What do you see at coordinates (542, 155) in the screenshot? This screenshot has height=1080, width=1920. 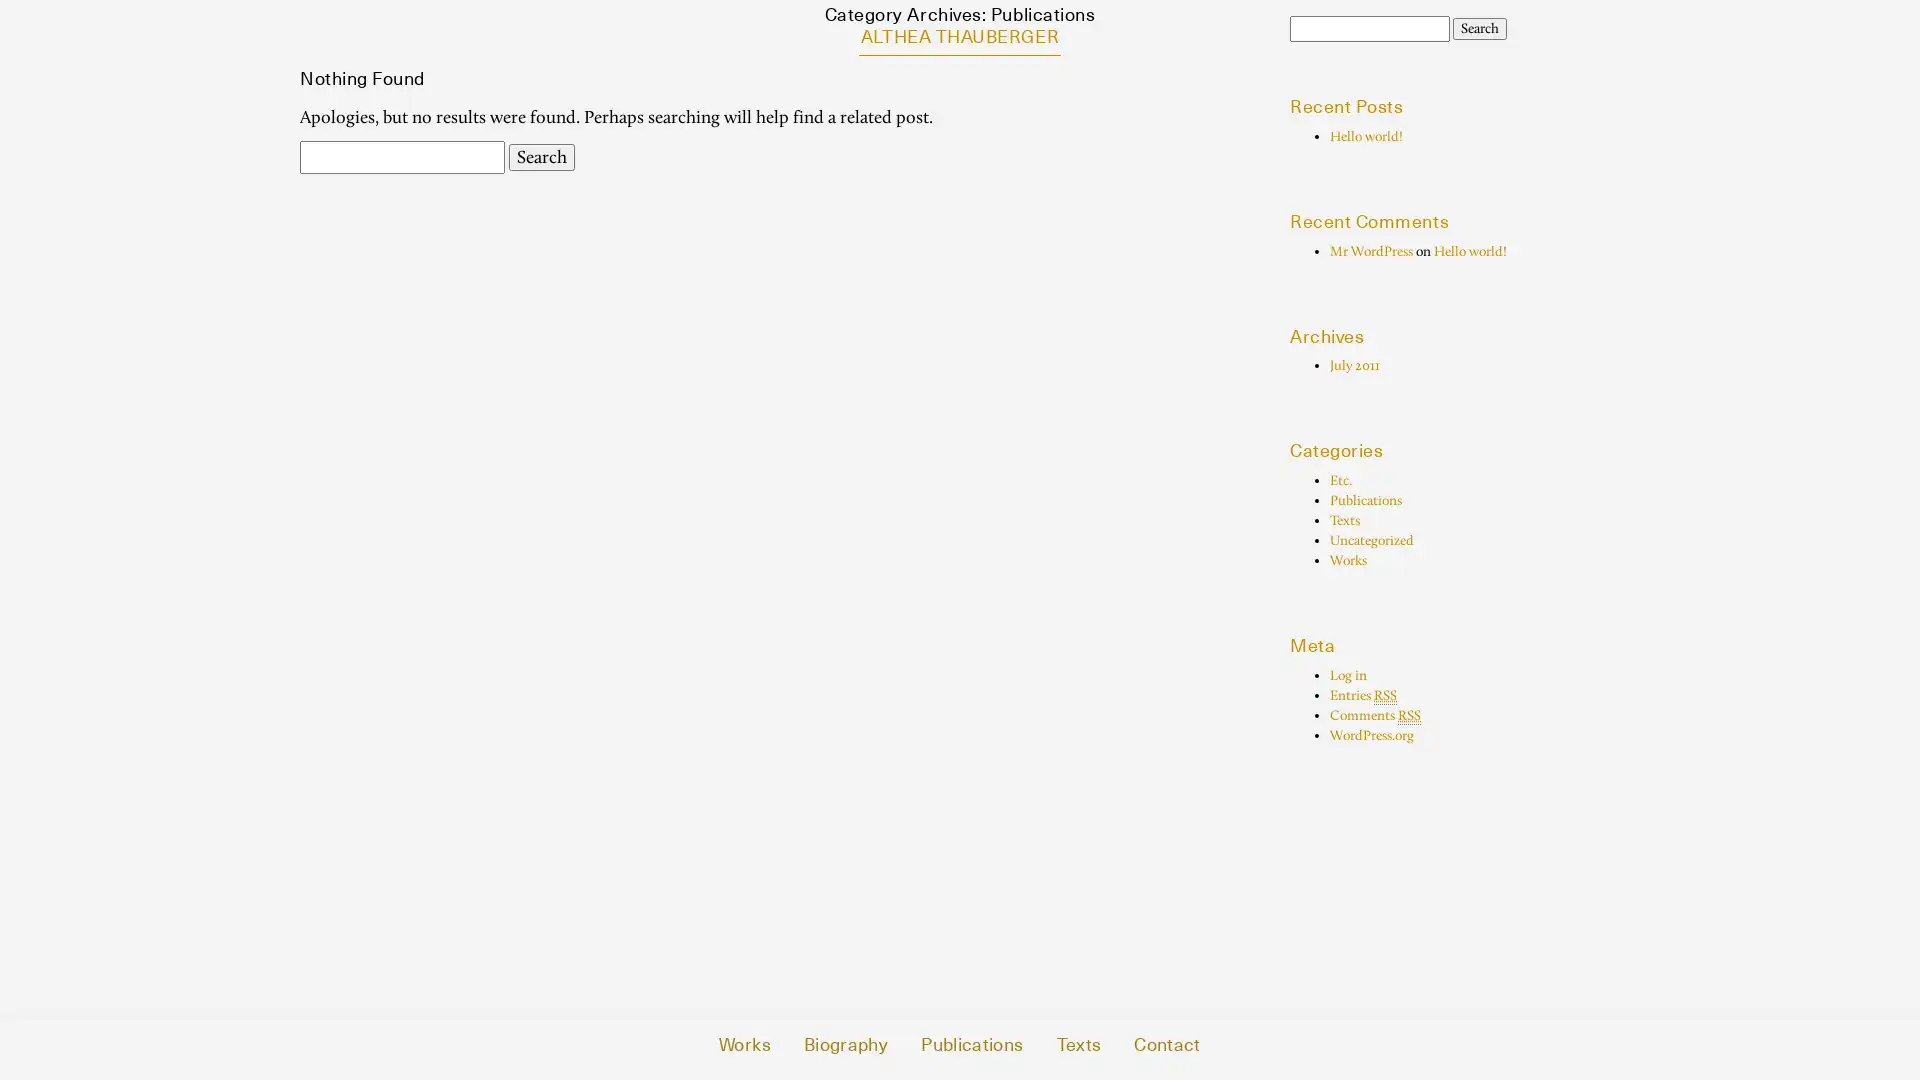 I see `Search` at bounding box center [542, 155].